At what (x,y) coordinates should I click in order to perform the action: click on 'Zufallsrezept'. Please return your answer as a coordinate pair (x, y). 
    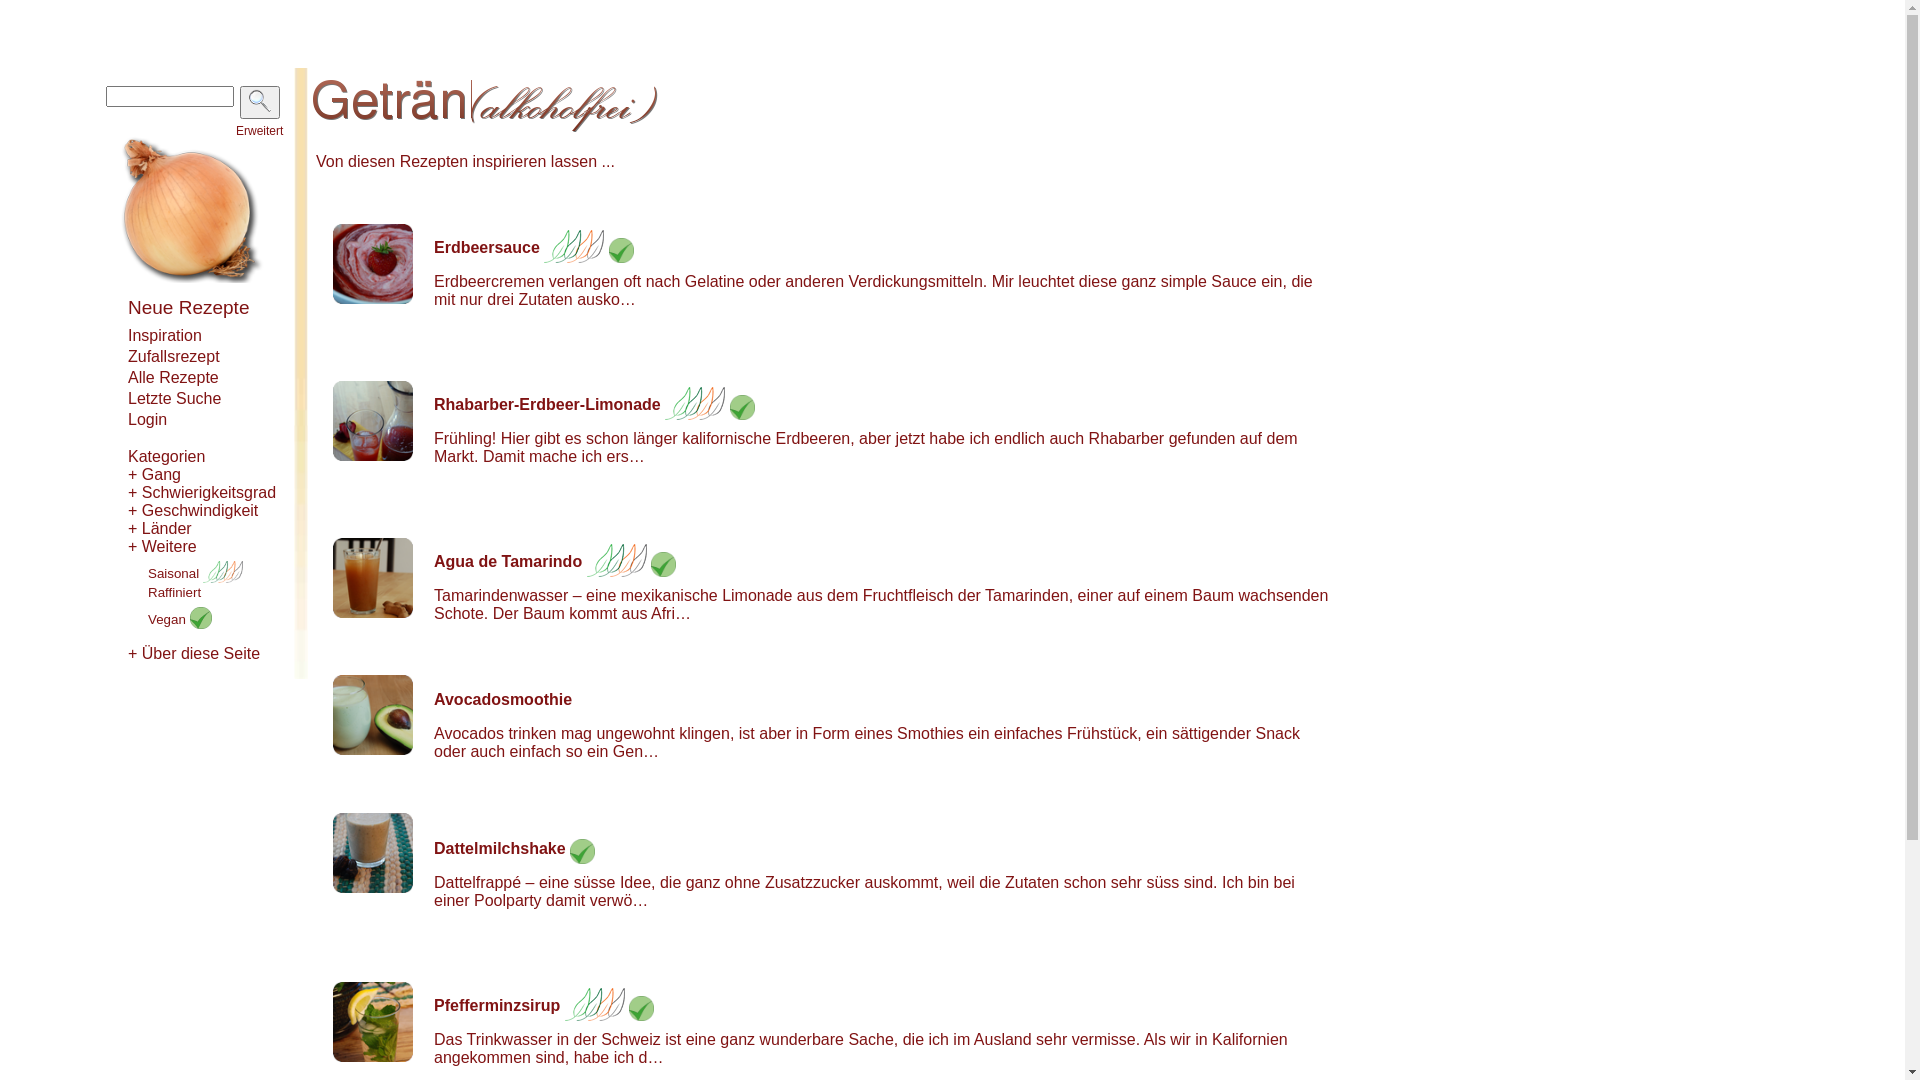
    Looking at the image, I should click on (127, 355).